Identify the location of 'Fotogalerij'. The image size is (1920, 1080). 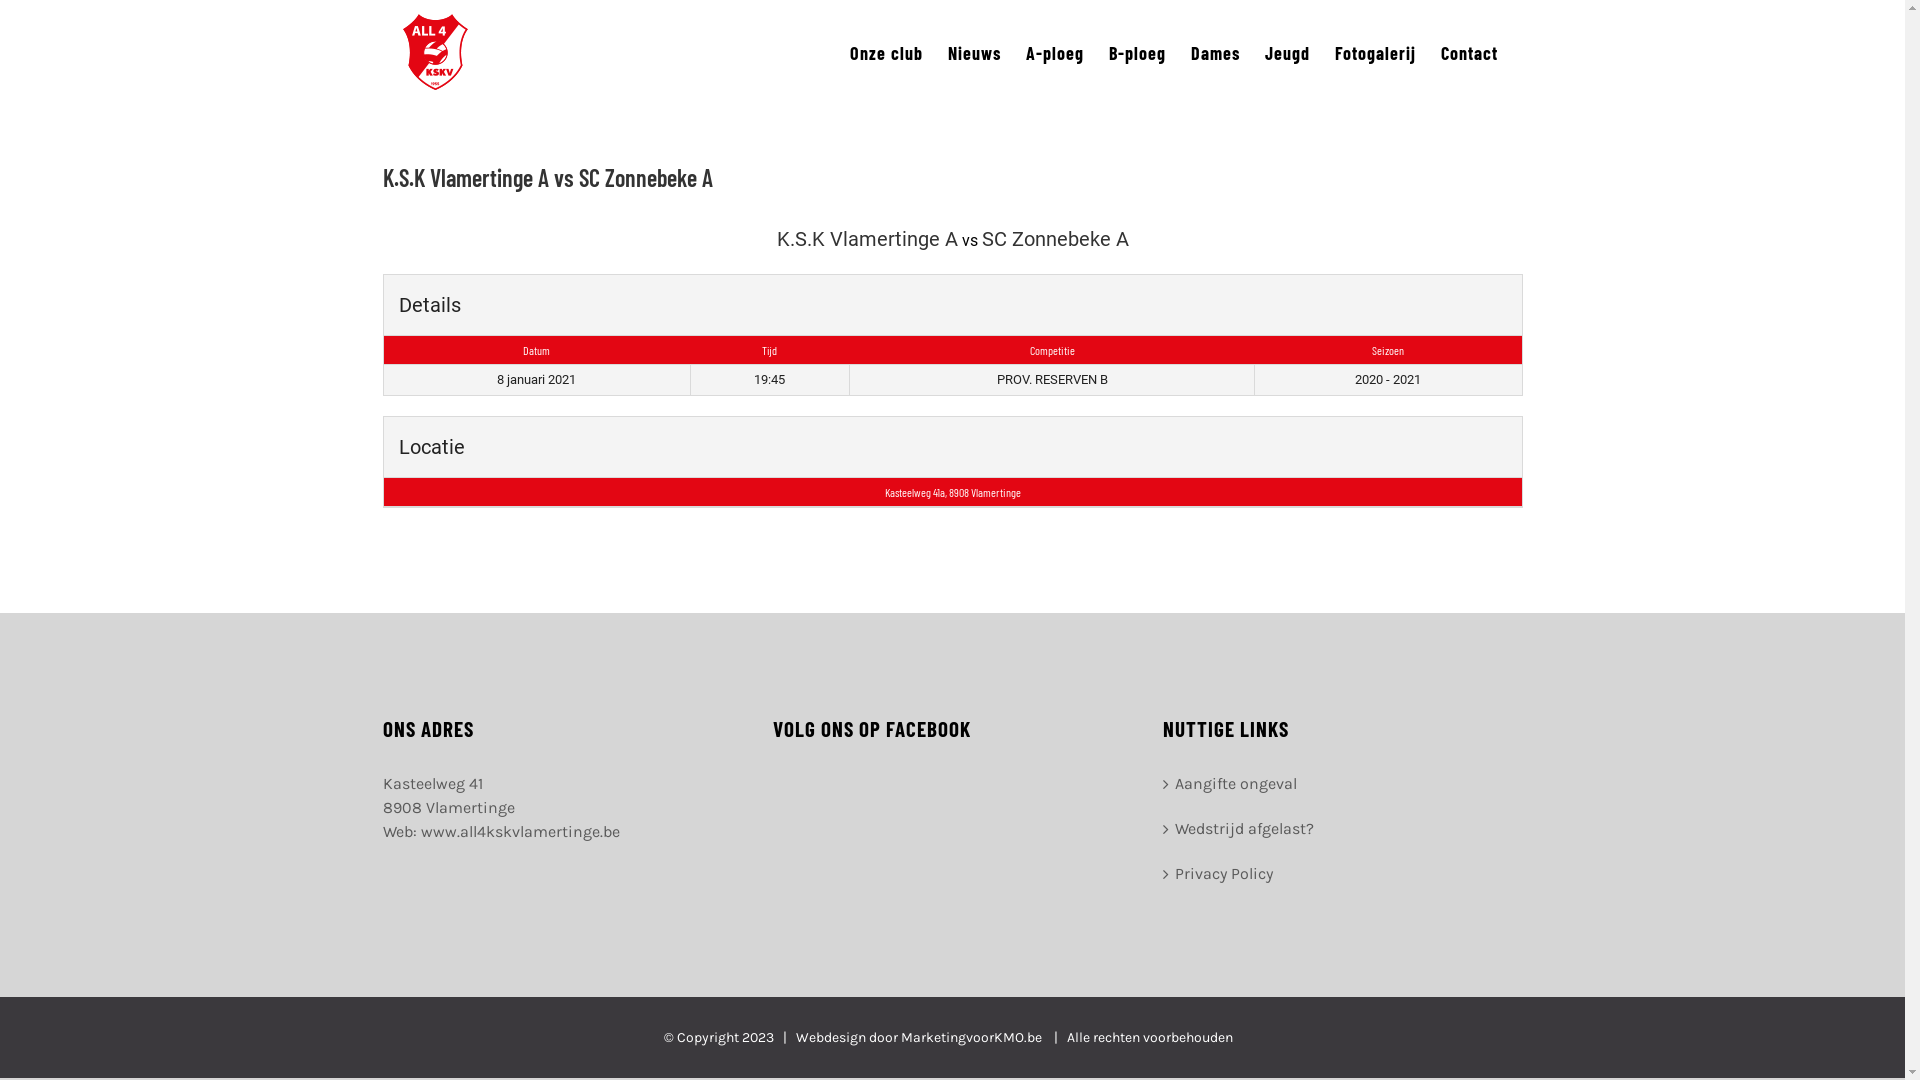
(1373, 51).